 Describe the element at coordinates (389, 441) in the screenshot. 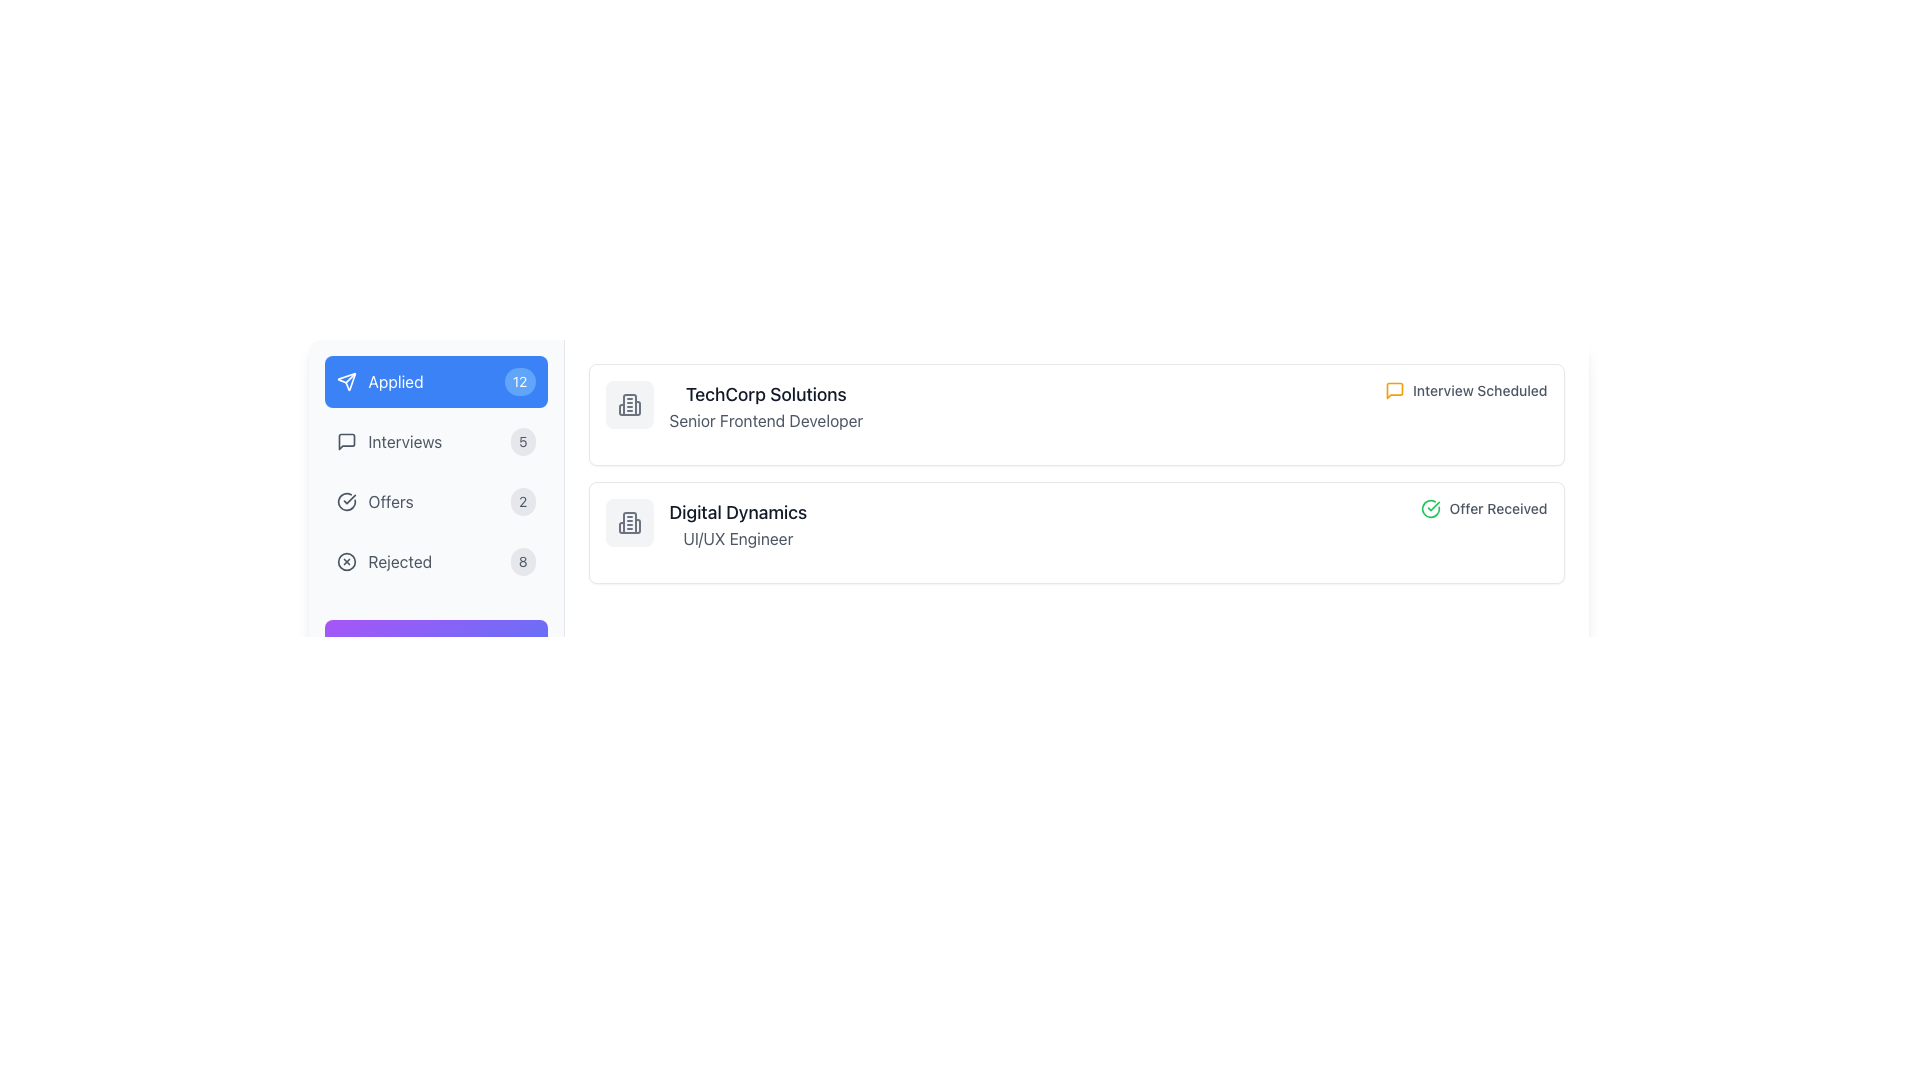

I see `the 'Interviews' text display in the left sidebar menu` at that location.